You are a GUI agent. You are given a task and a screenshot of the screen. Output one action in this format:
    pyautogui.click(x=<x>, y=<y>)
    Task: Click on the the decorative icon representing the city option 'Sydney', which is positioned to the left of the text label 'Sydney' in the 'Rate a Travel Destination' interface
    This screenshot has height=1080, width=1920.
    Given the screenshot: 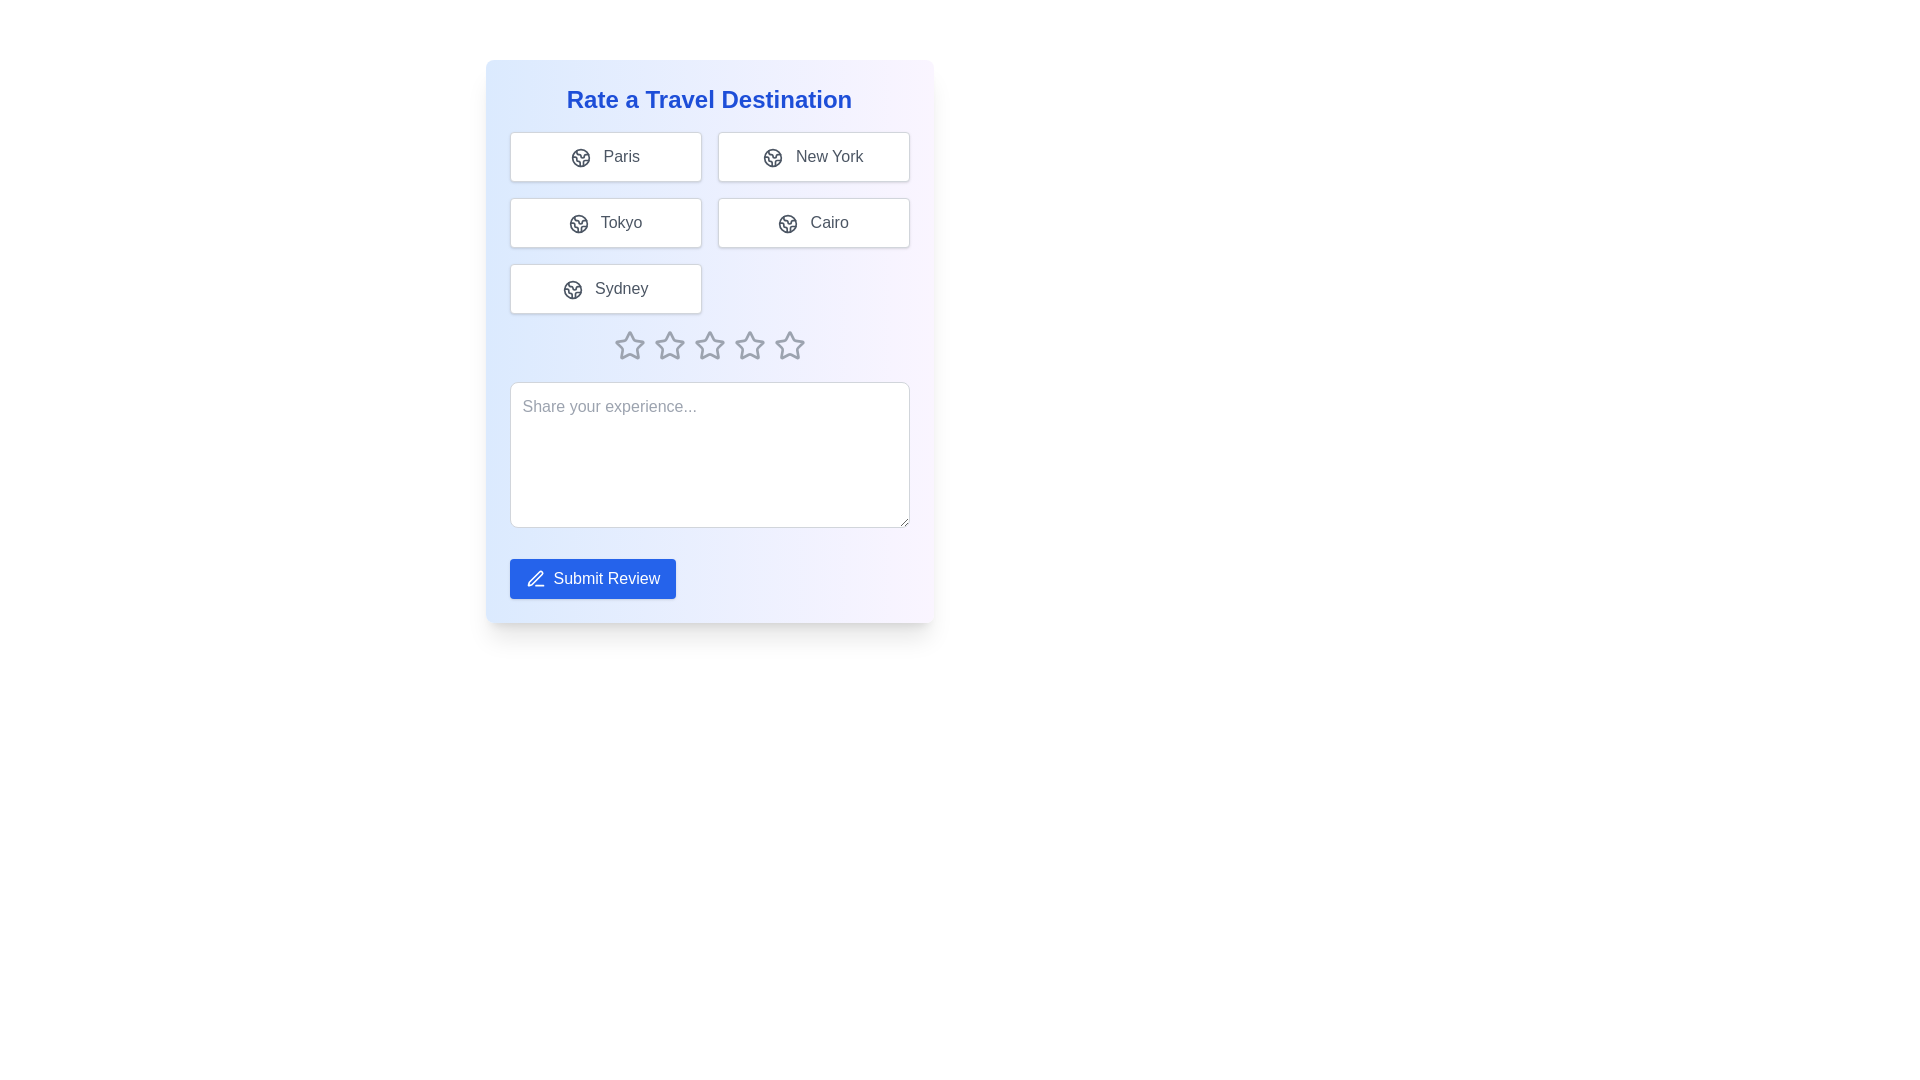 What is the action you would take?
    pyautogui.click(x=571, y=289)
    